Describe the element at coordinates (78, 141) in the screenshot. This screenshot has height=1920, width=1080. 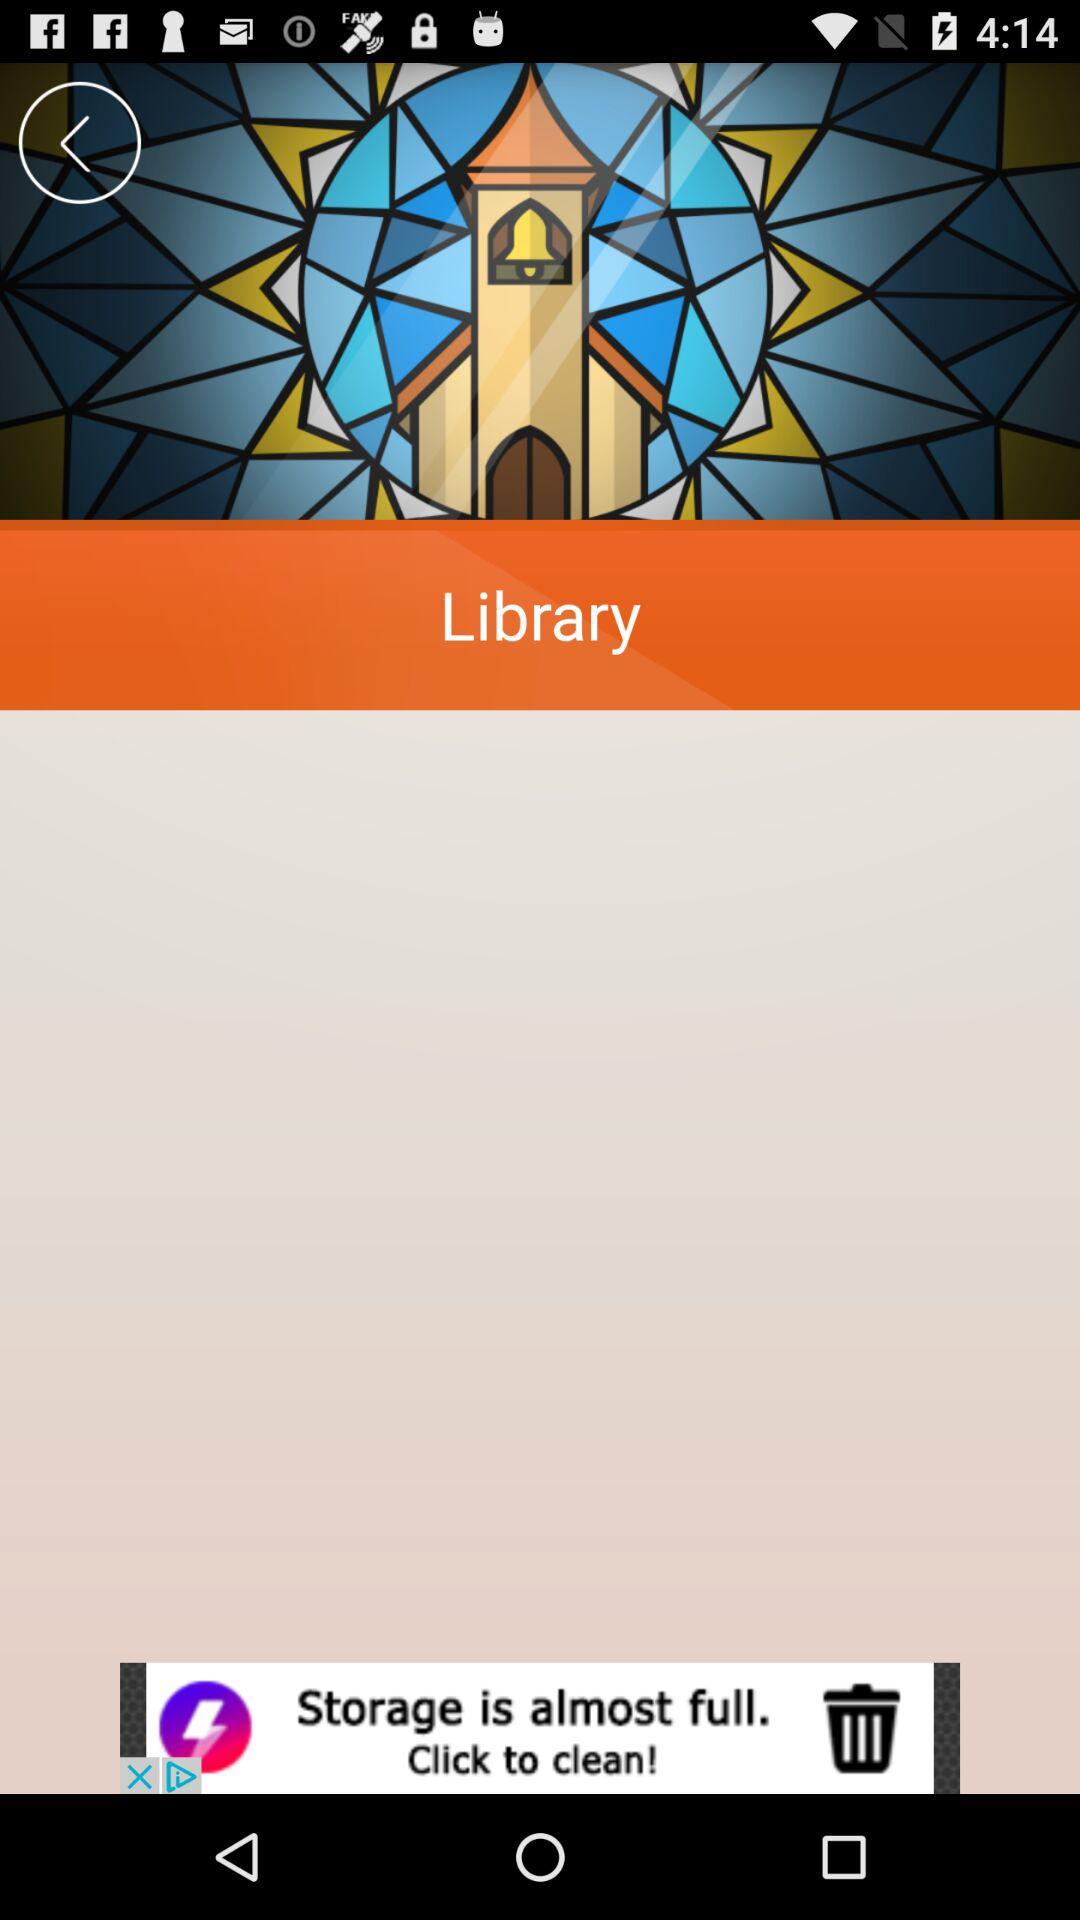
I see `go back` at that location.